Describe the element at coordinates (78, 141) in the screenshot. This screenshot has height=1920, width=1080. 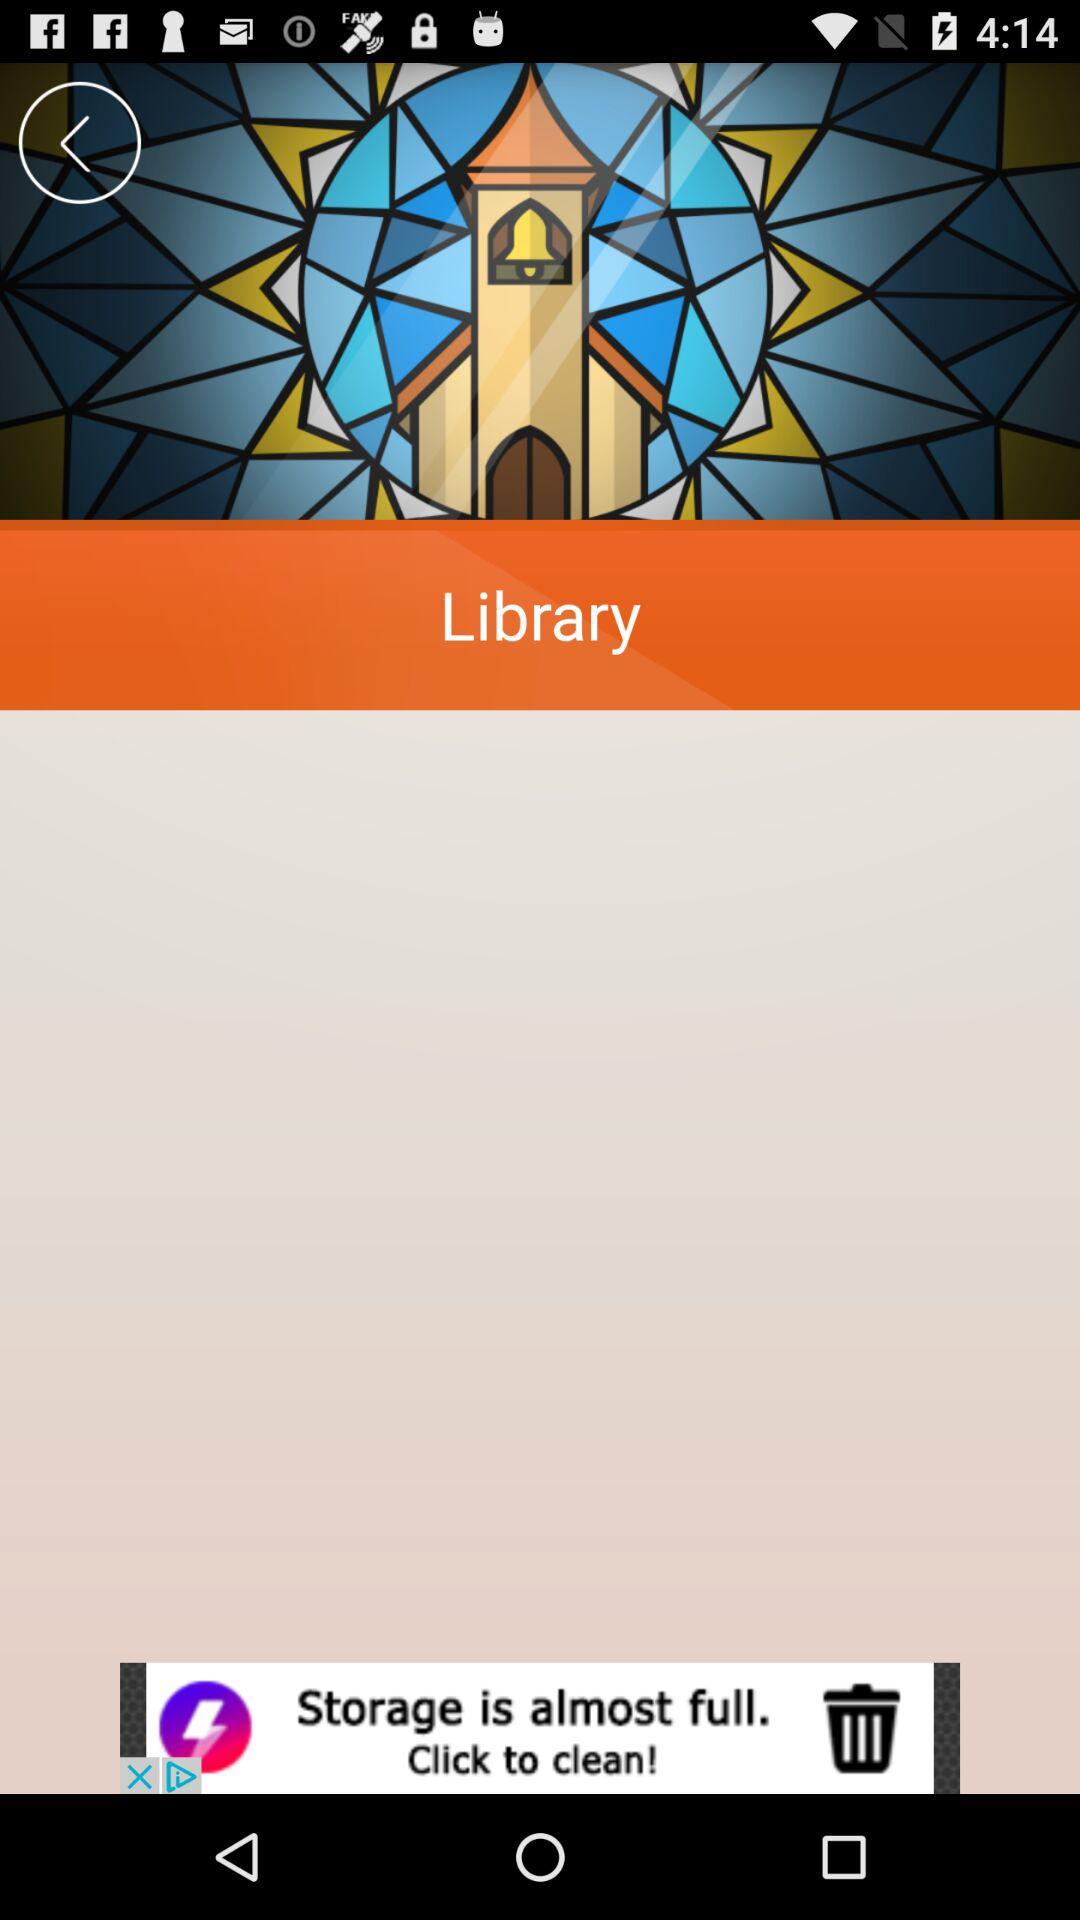
I see `go back` at that location.